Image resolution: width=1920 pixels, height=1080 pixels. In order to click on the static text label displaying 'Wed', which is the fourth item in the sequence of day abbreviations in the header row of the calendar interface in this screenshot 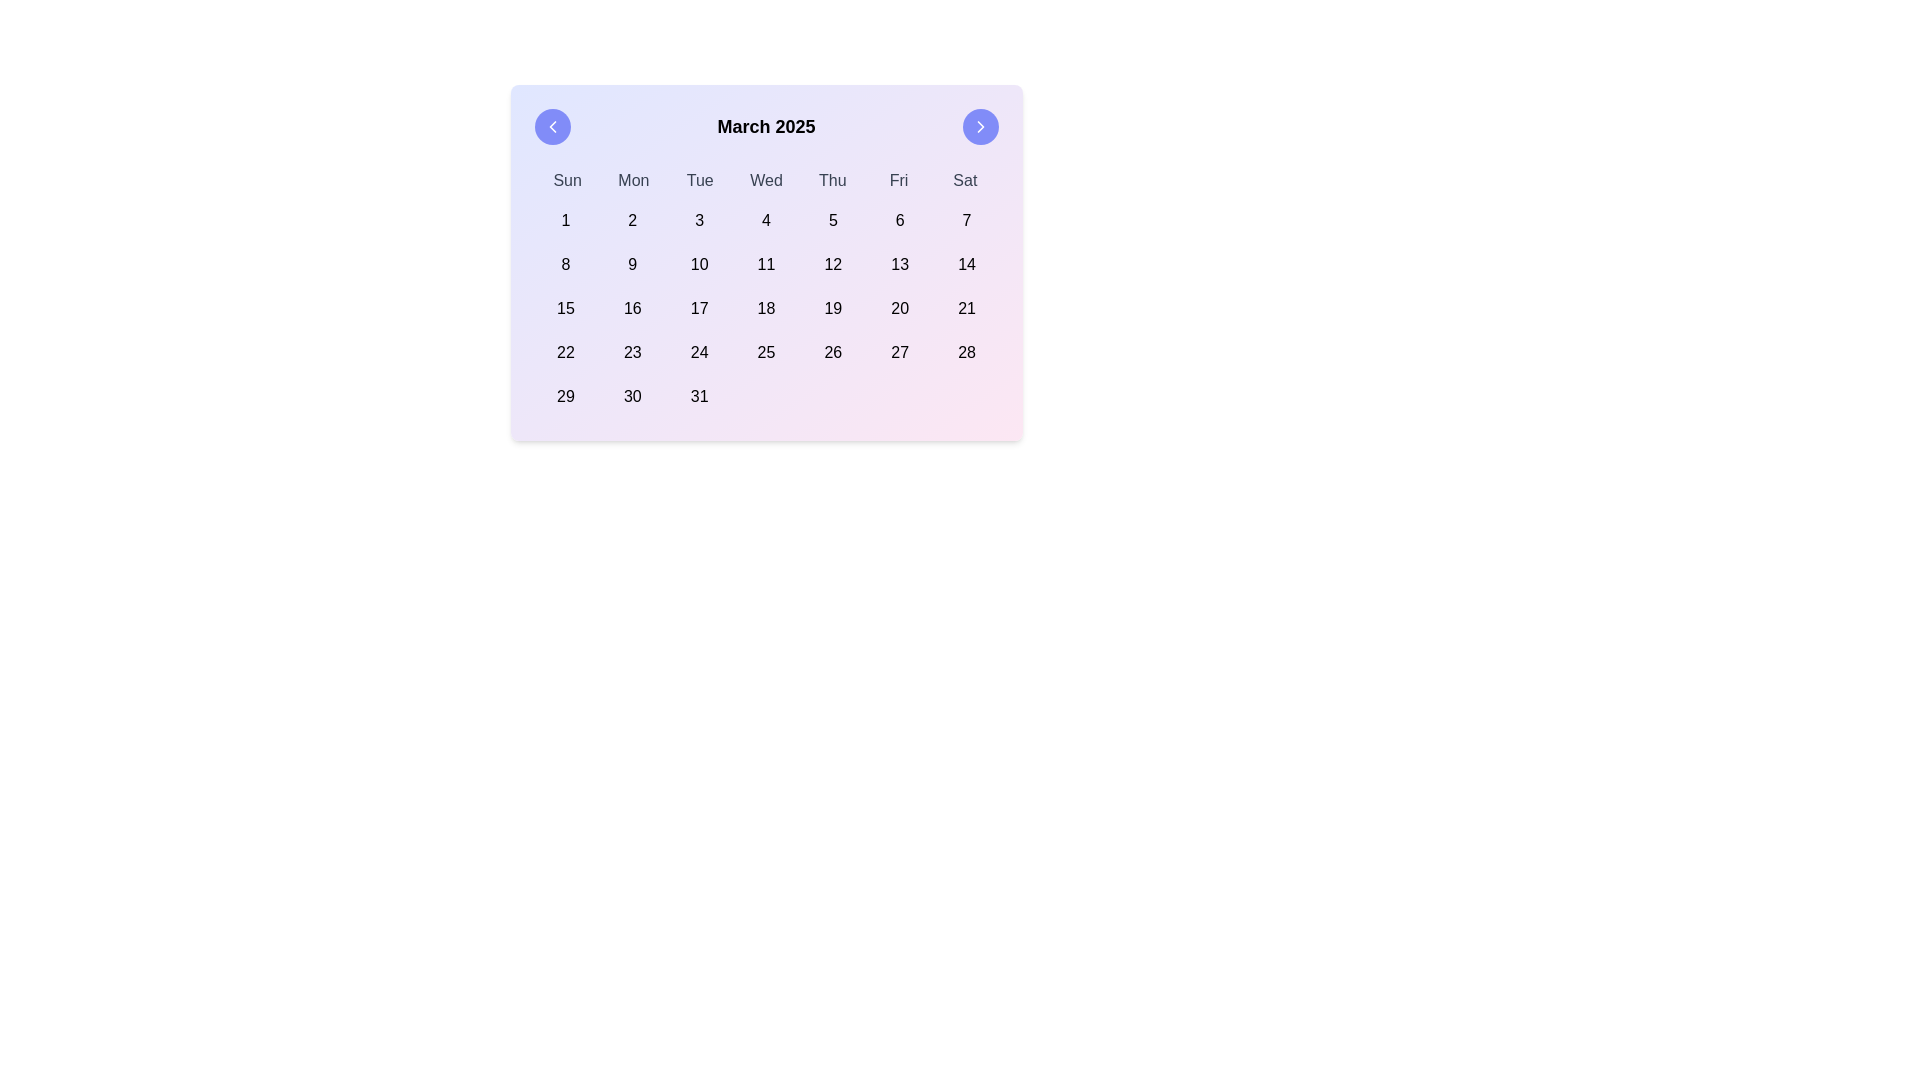, I will do `click(765, 181)`.